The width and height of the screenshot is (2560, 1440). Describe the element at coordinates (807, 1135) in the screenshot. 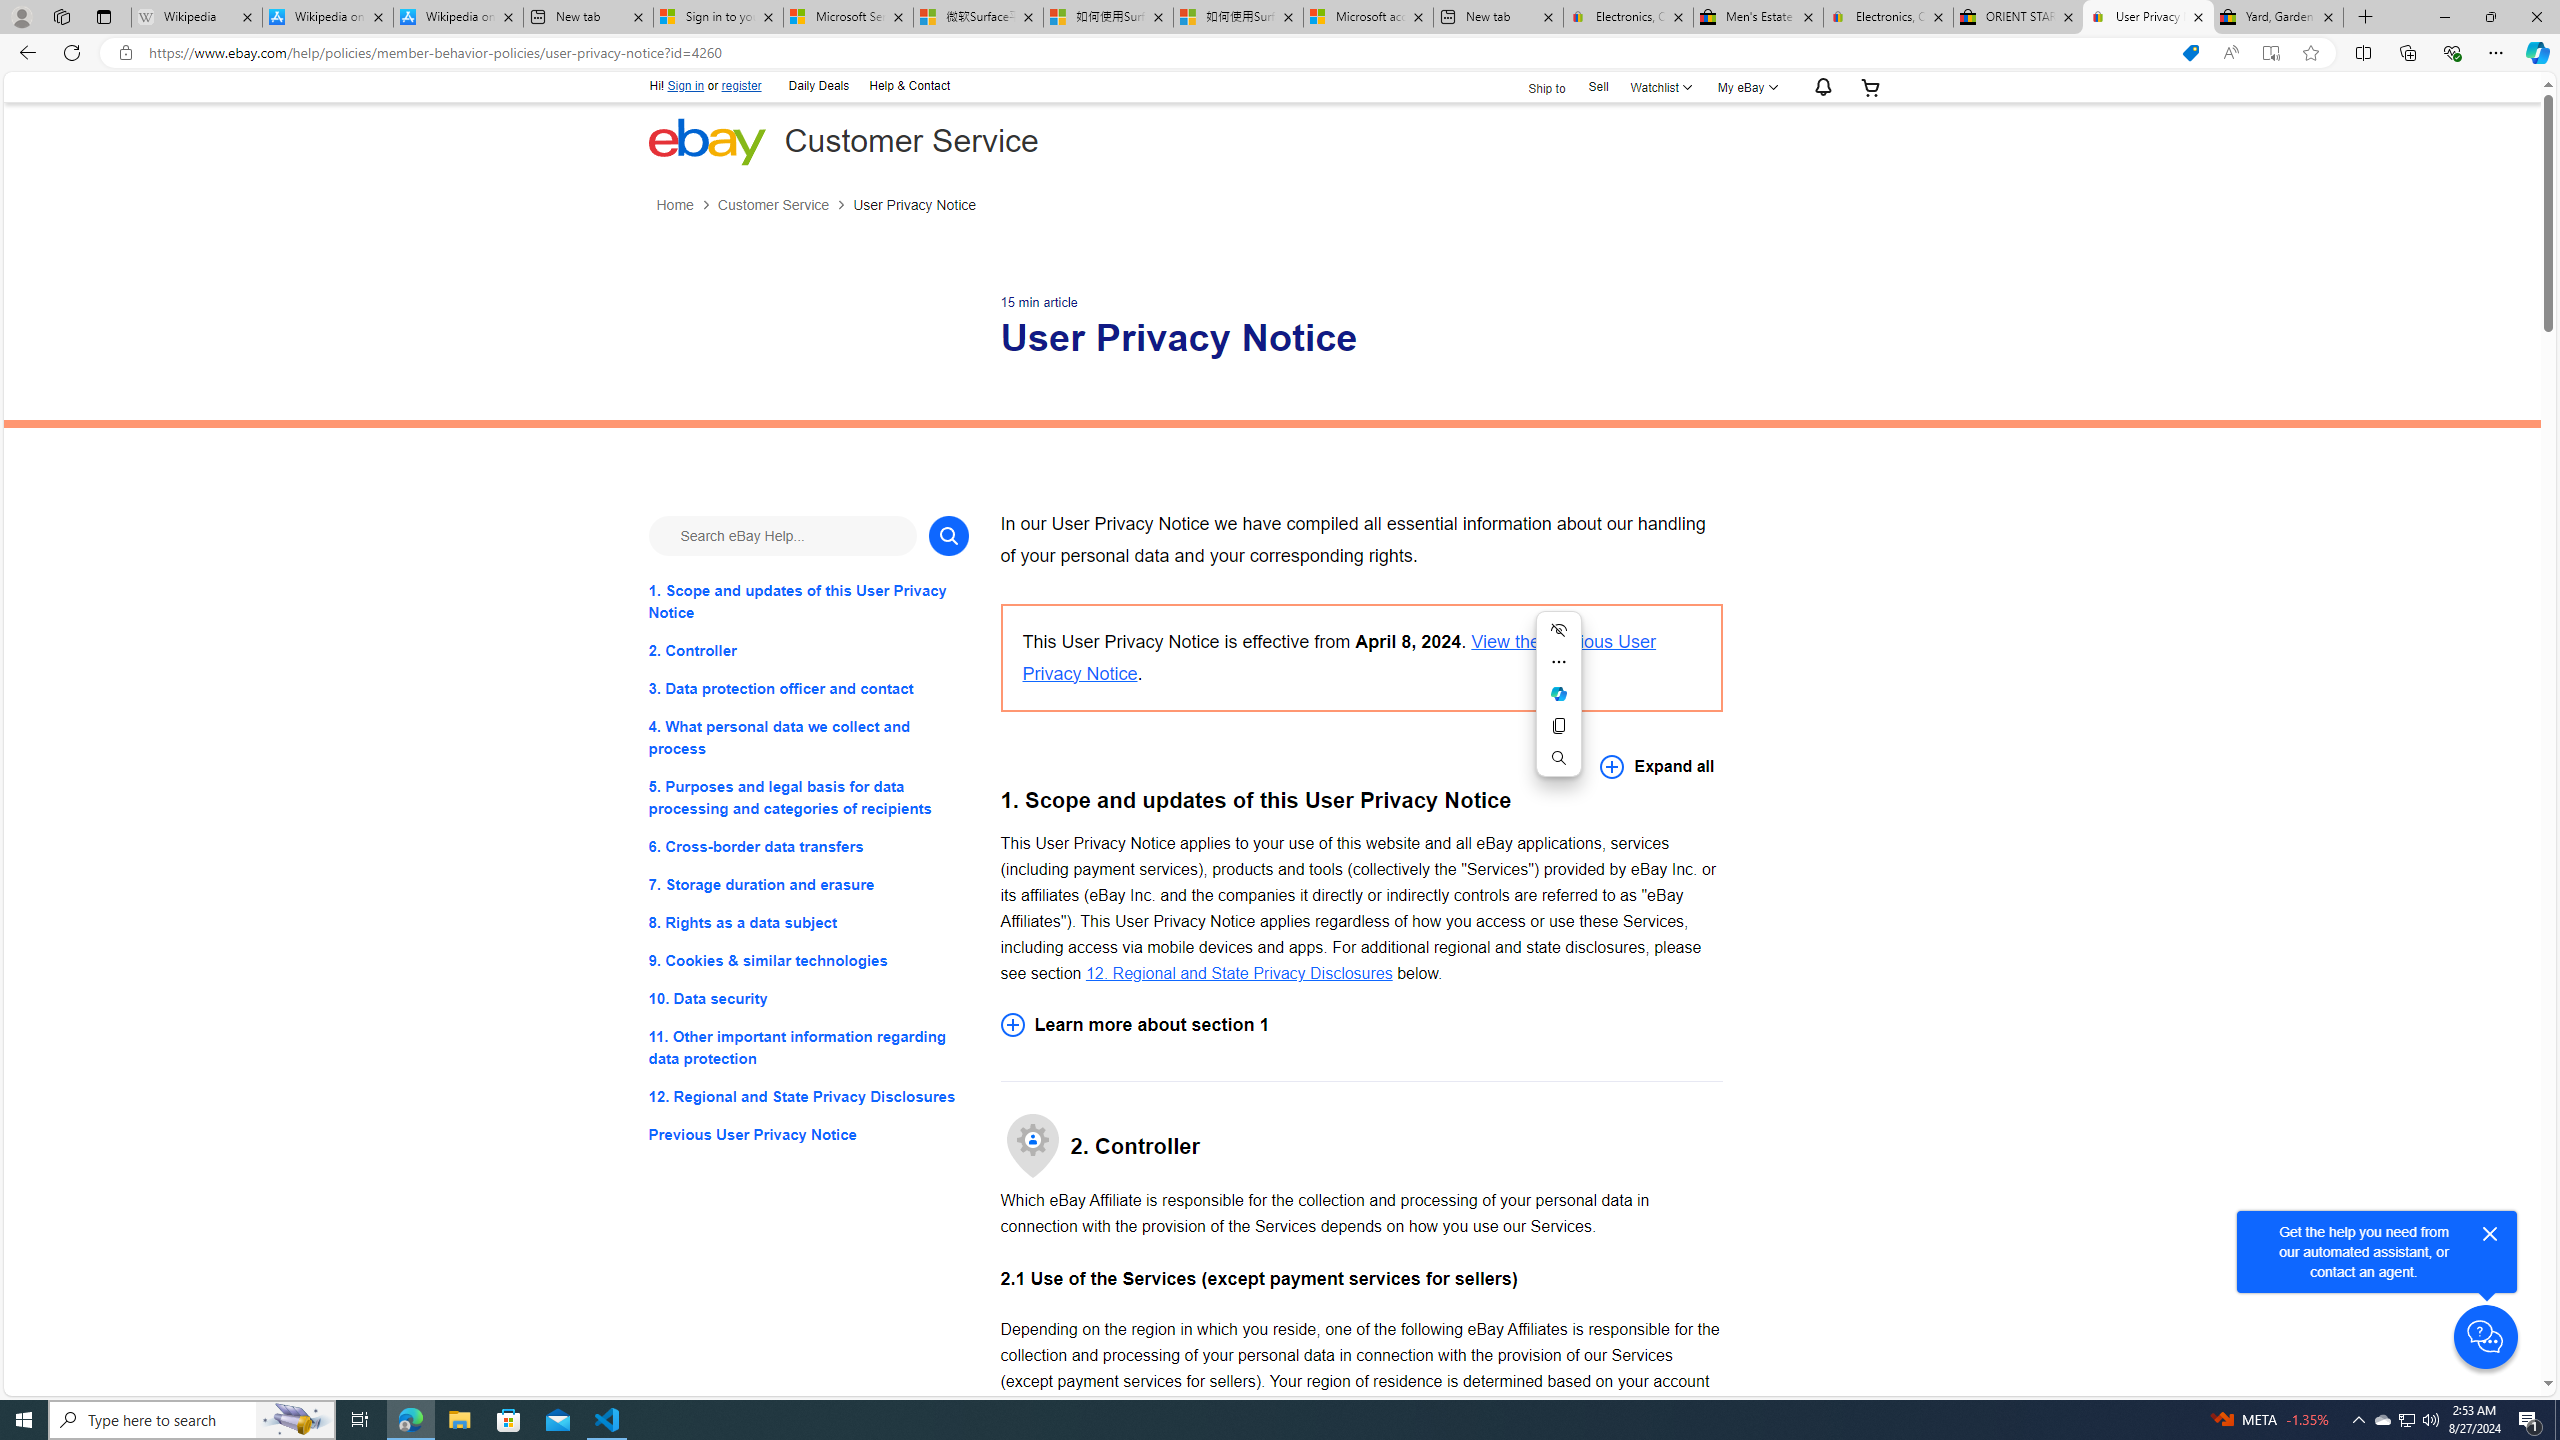

I see `'Previous User Privacy Notice'` at that location.